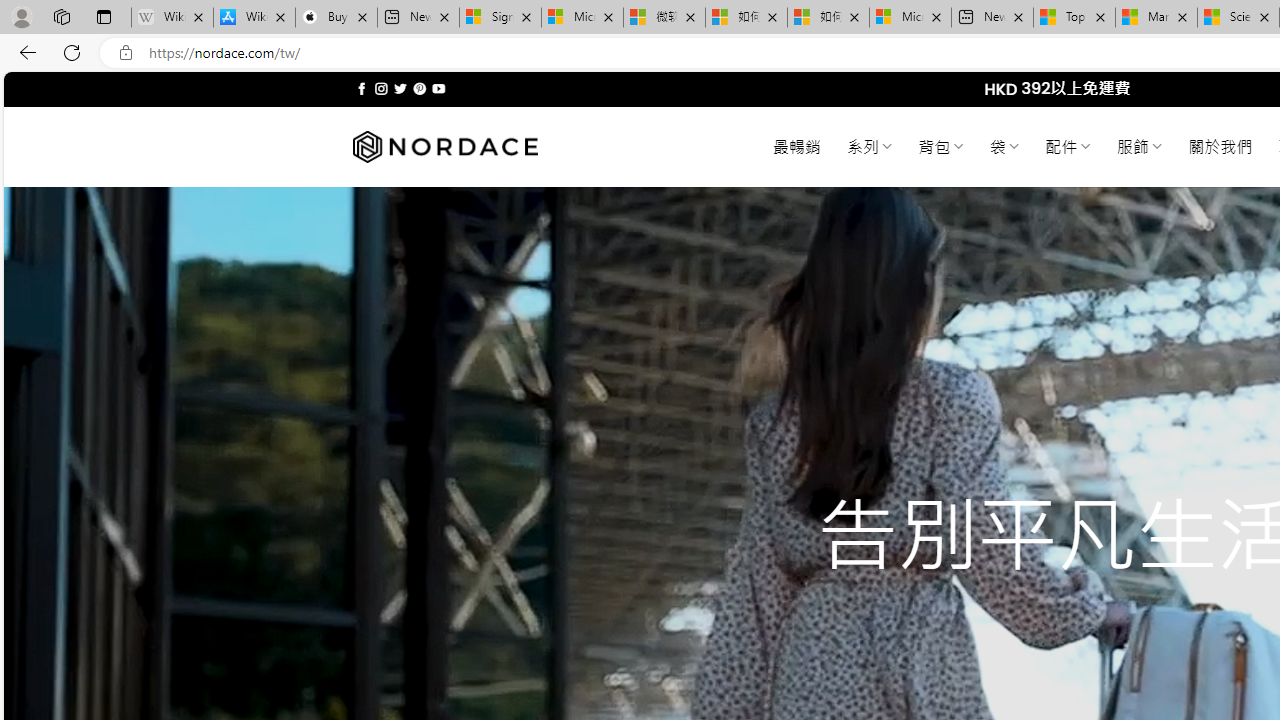  What do you see at coordinates (336, 17) in the screenshot?
I see `'Buy iPad - Apple'` at bounding box center [336, 17].